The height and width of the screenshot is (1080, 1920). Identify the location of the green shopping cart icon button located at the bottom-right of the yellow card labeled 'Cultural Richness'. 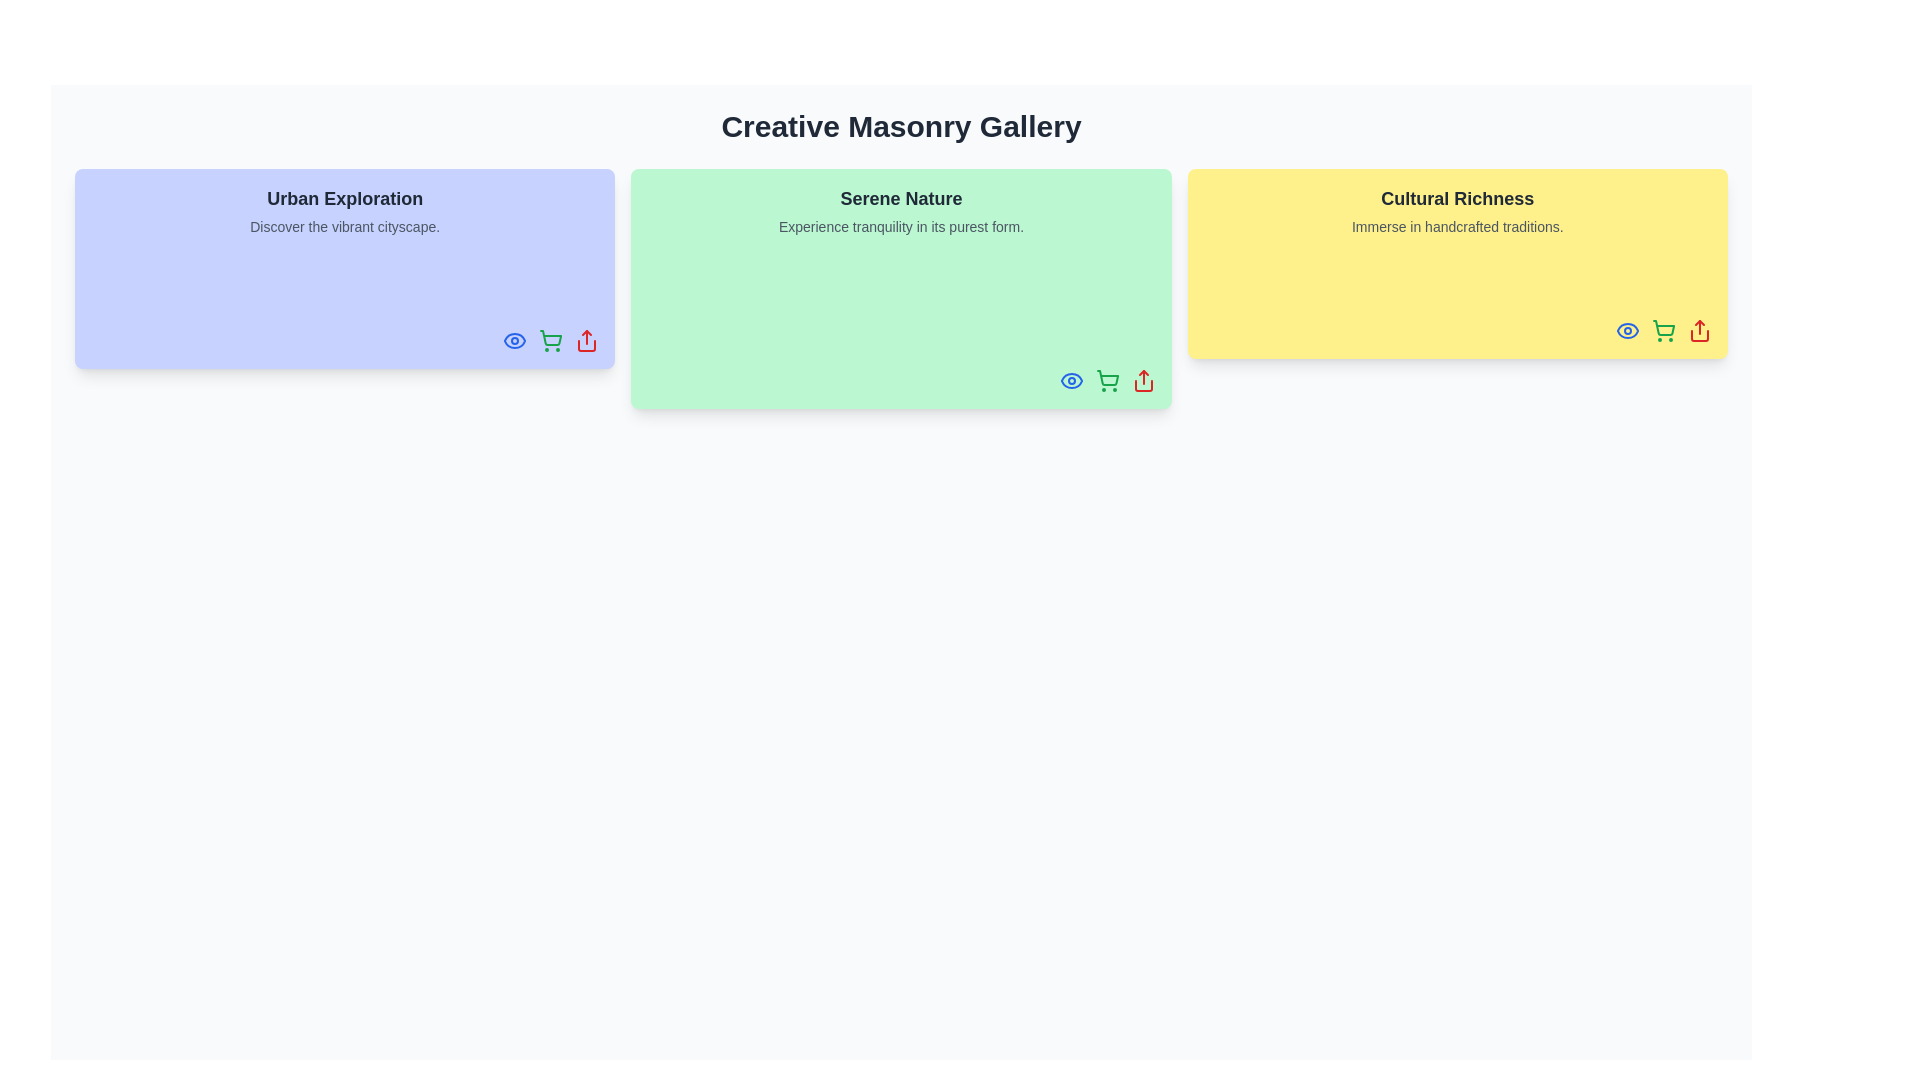
(1664, 330).